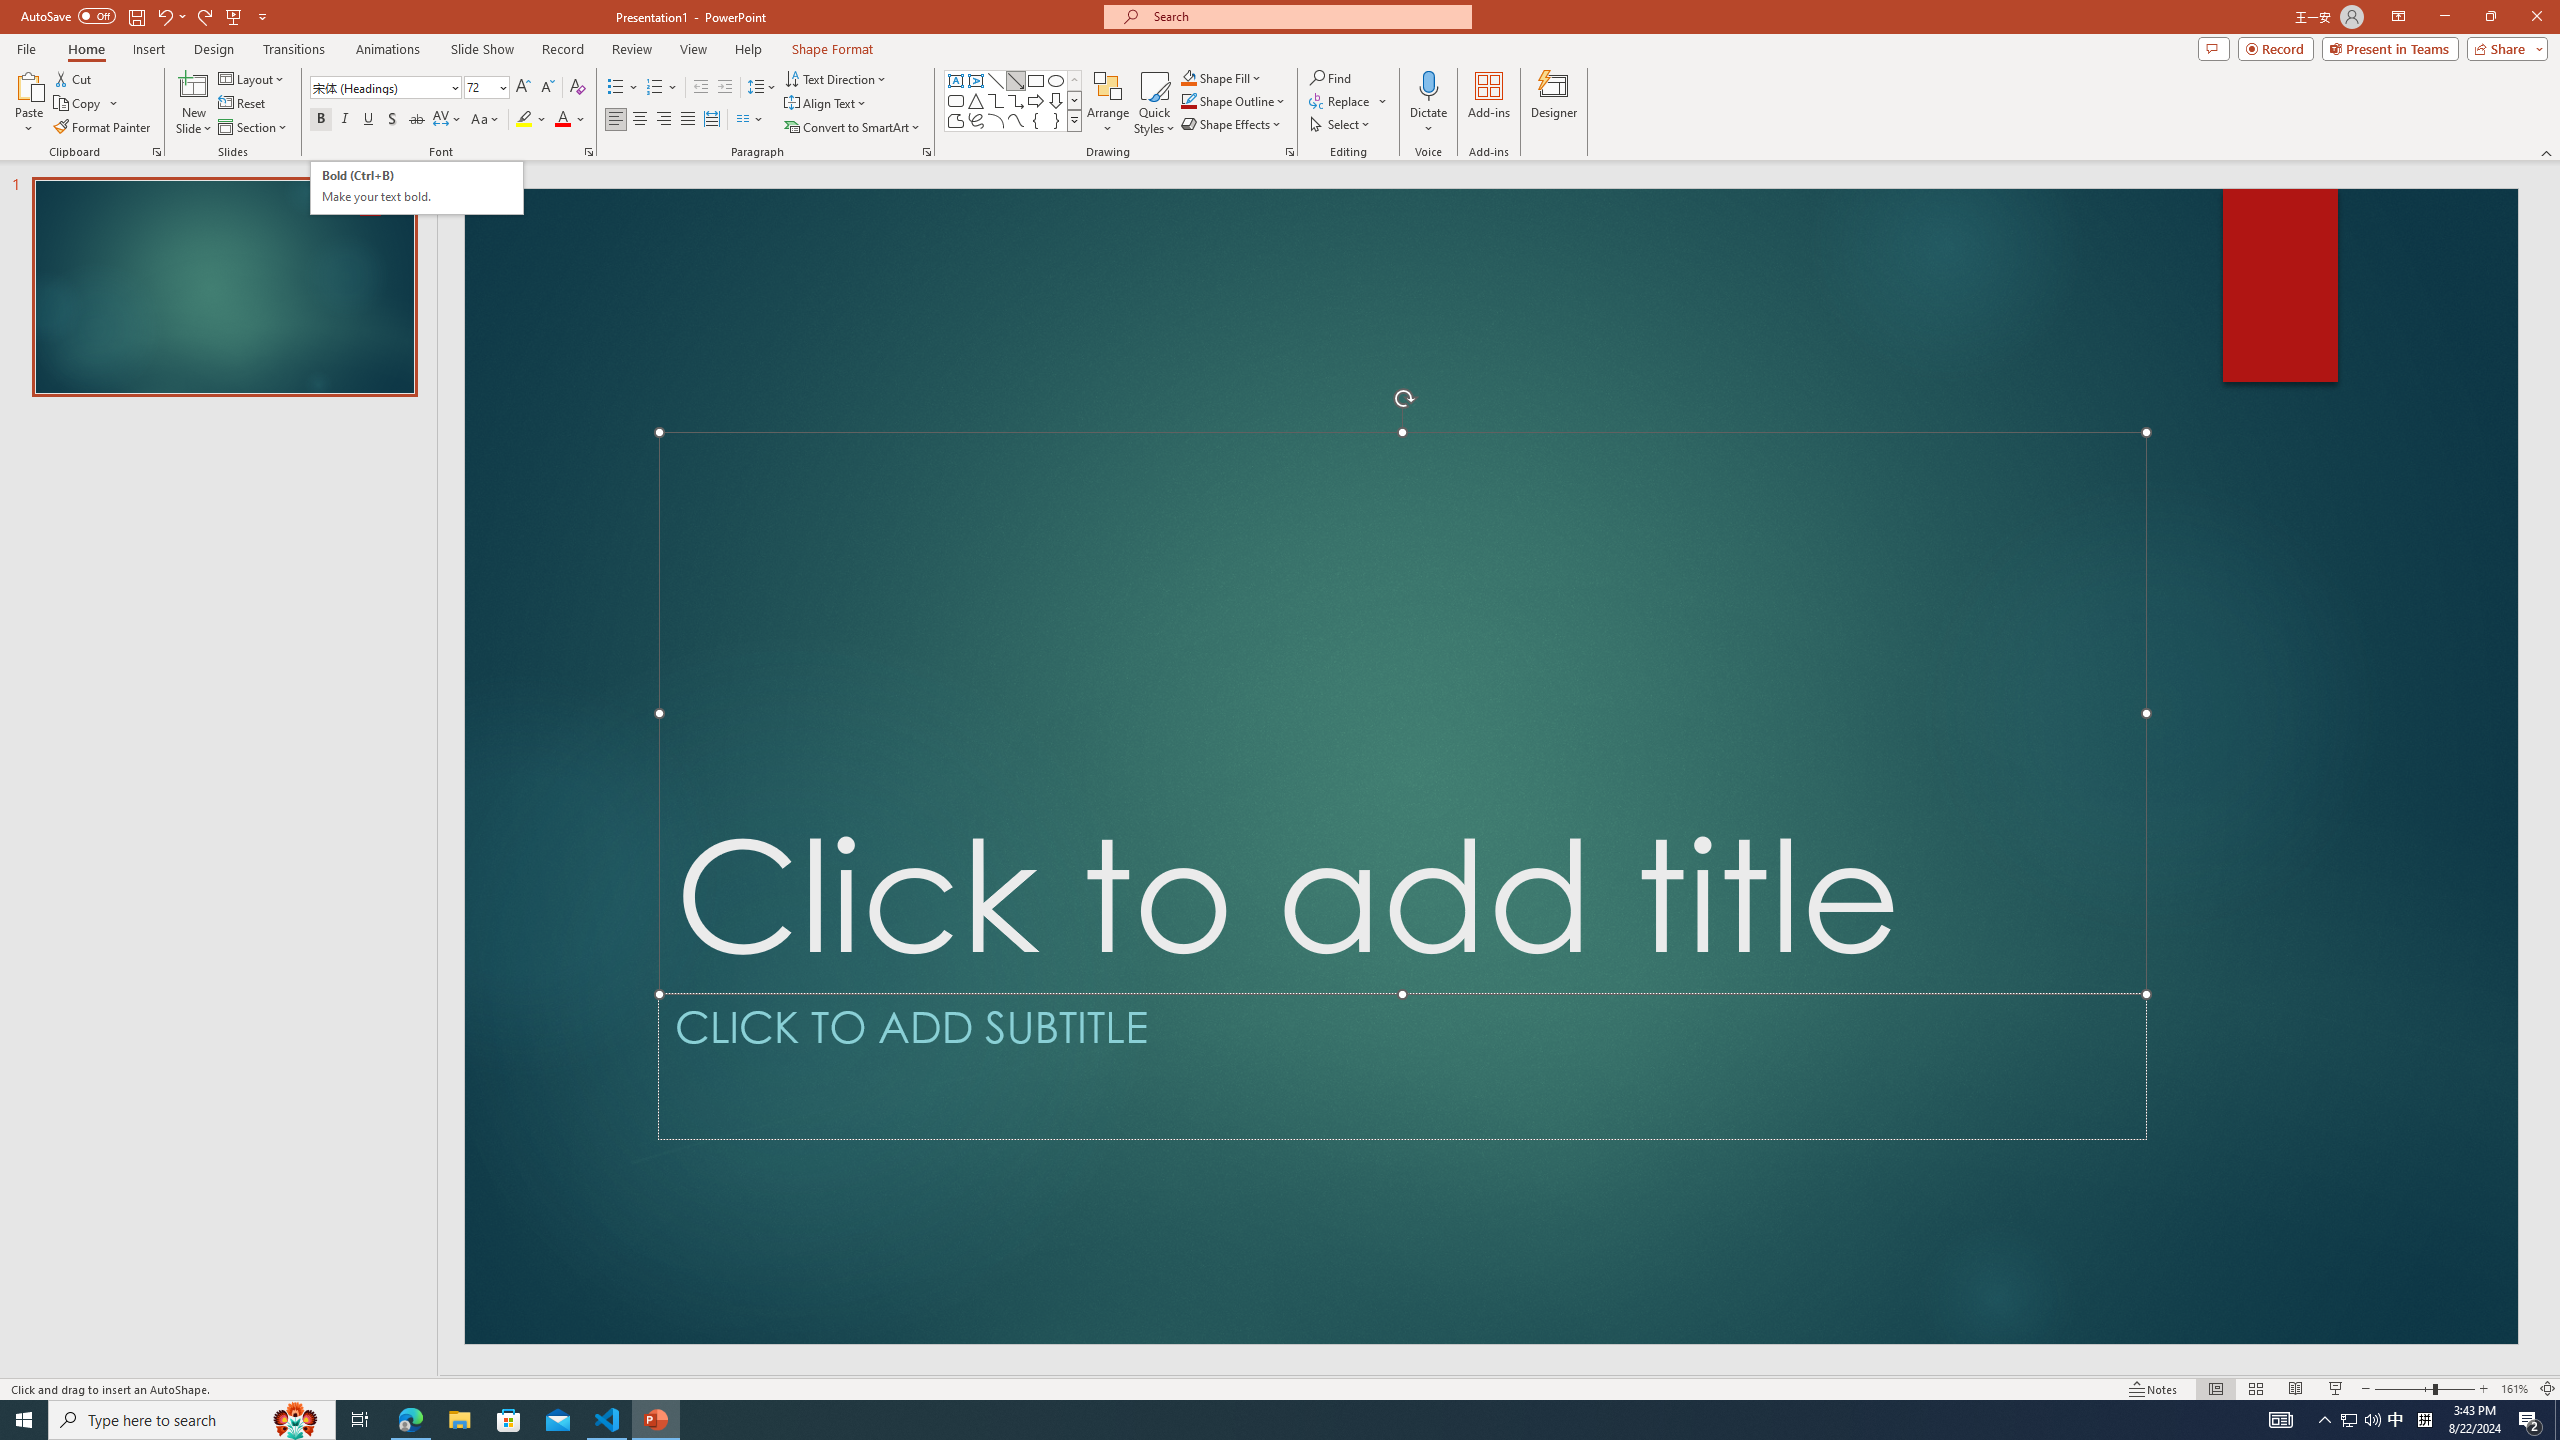 Image resolution: width=2560 pixels, height=1440 pixels. I want to click on 'Replace...', so click(1341, 99).